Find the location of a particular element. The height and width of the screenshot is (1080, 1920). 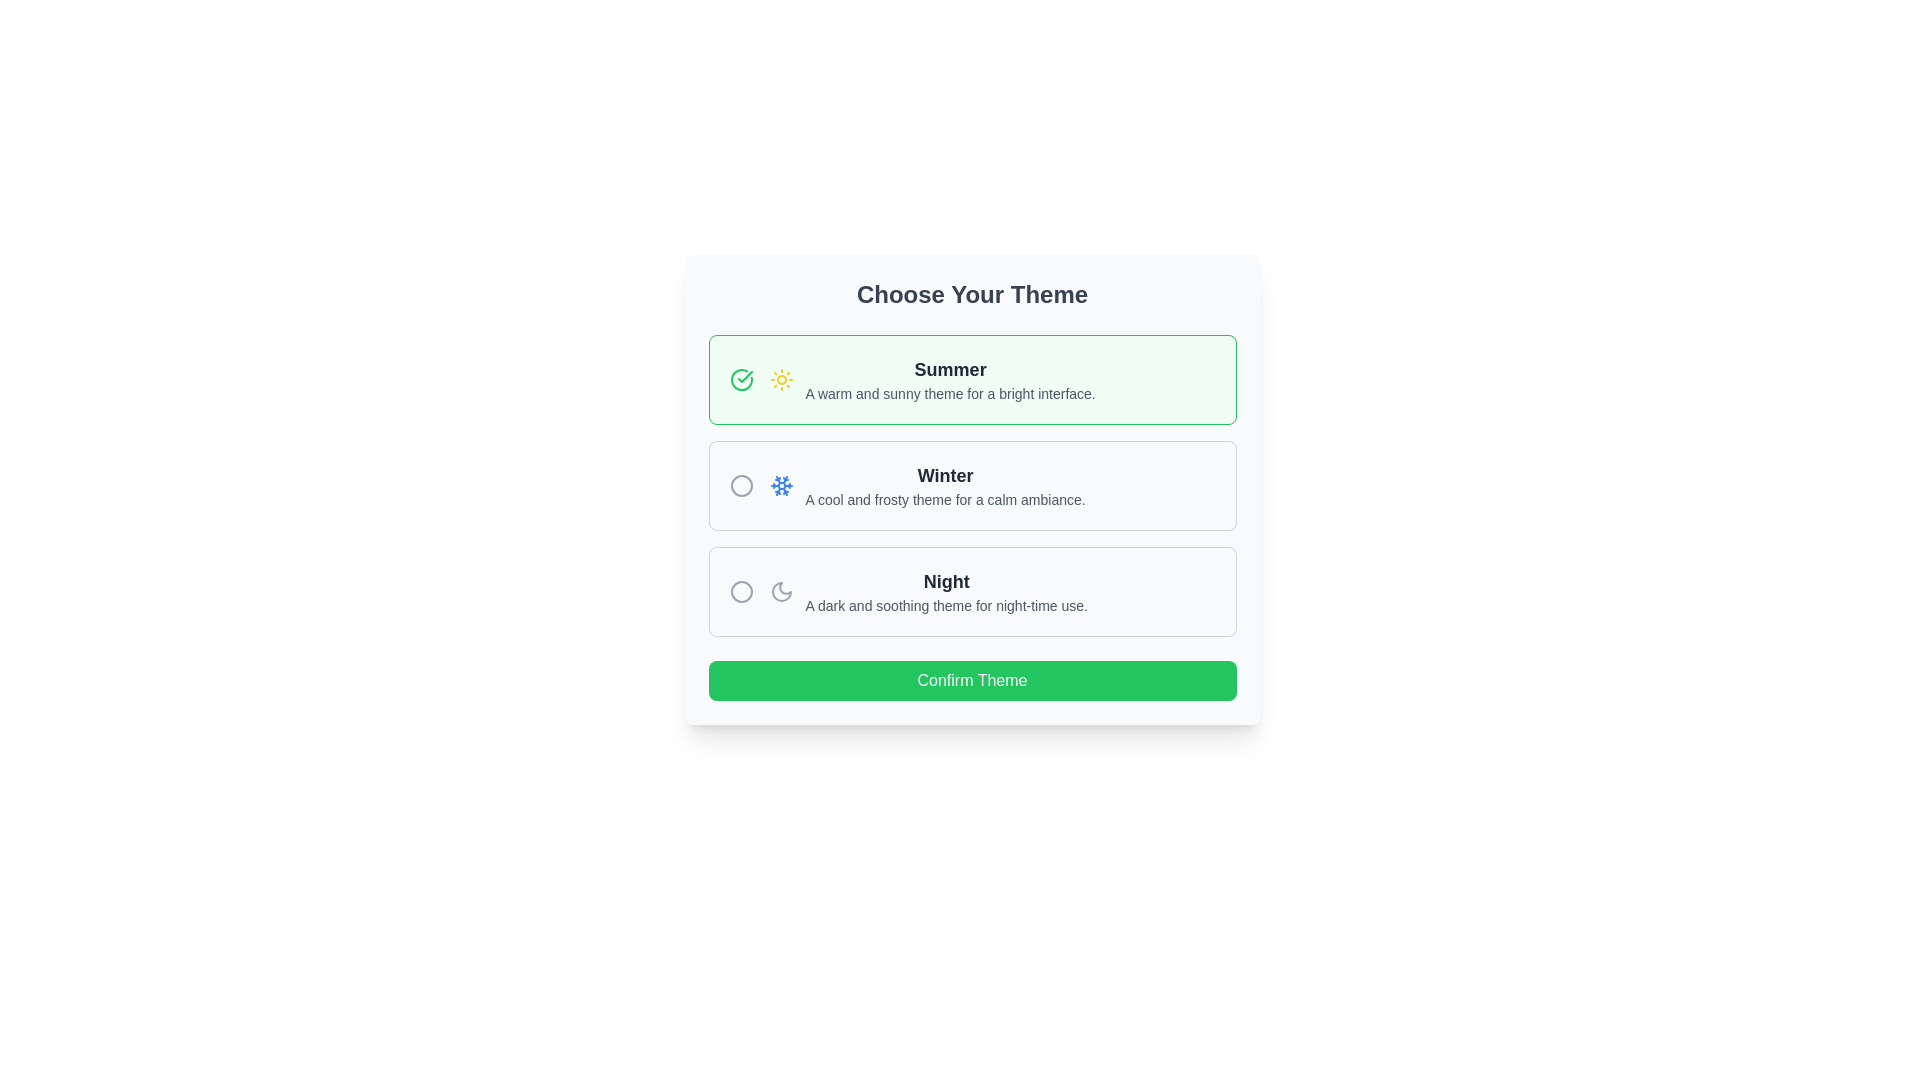

the radio button labeled 'Winter' is located at coordinates (944, 486).